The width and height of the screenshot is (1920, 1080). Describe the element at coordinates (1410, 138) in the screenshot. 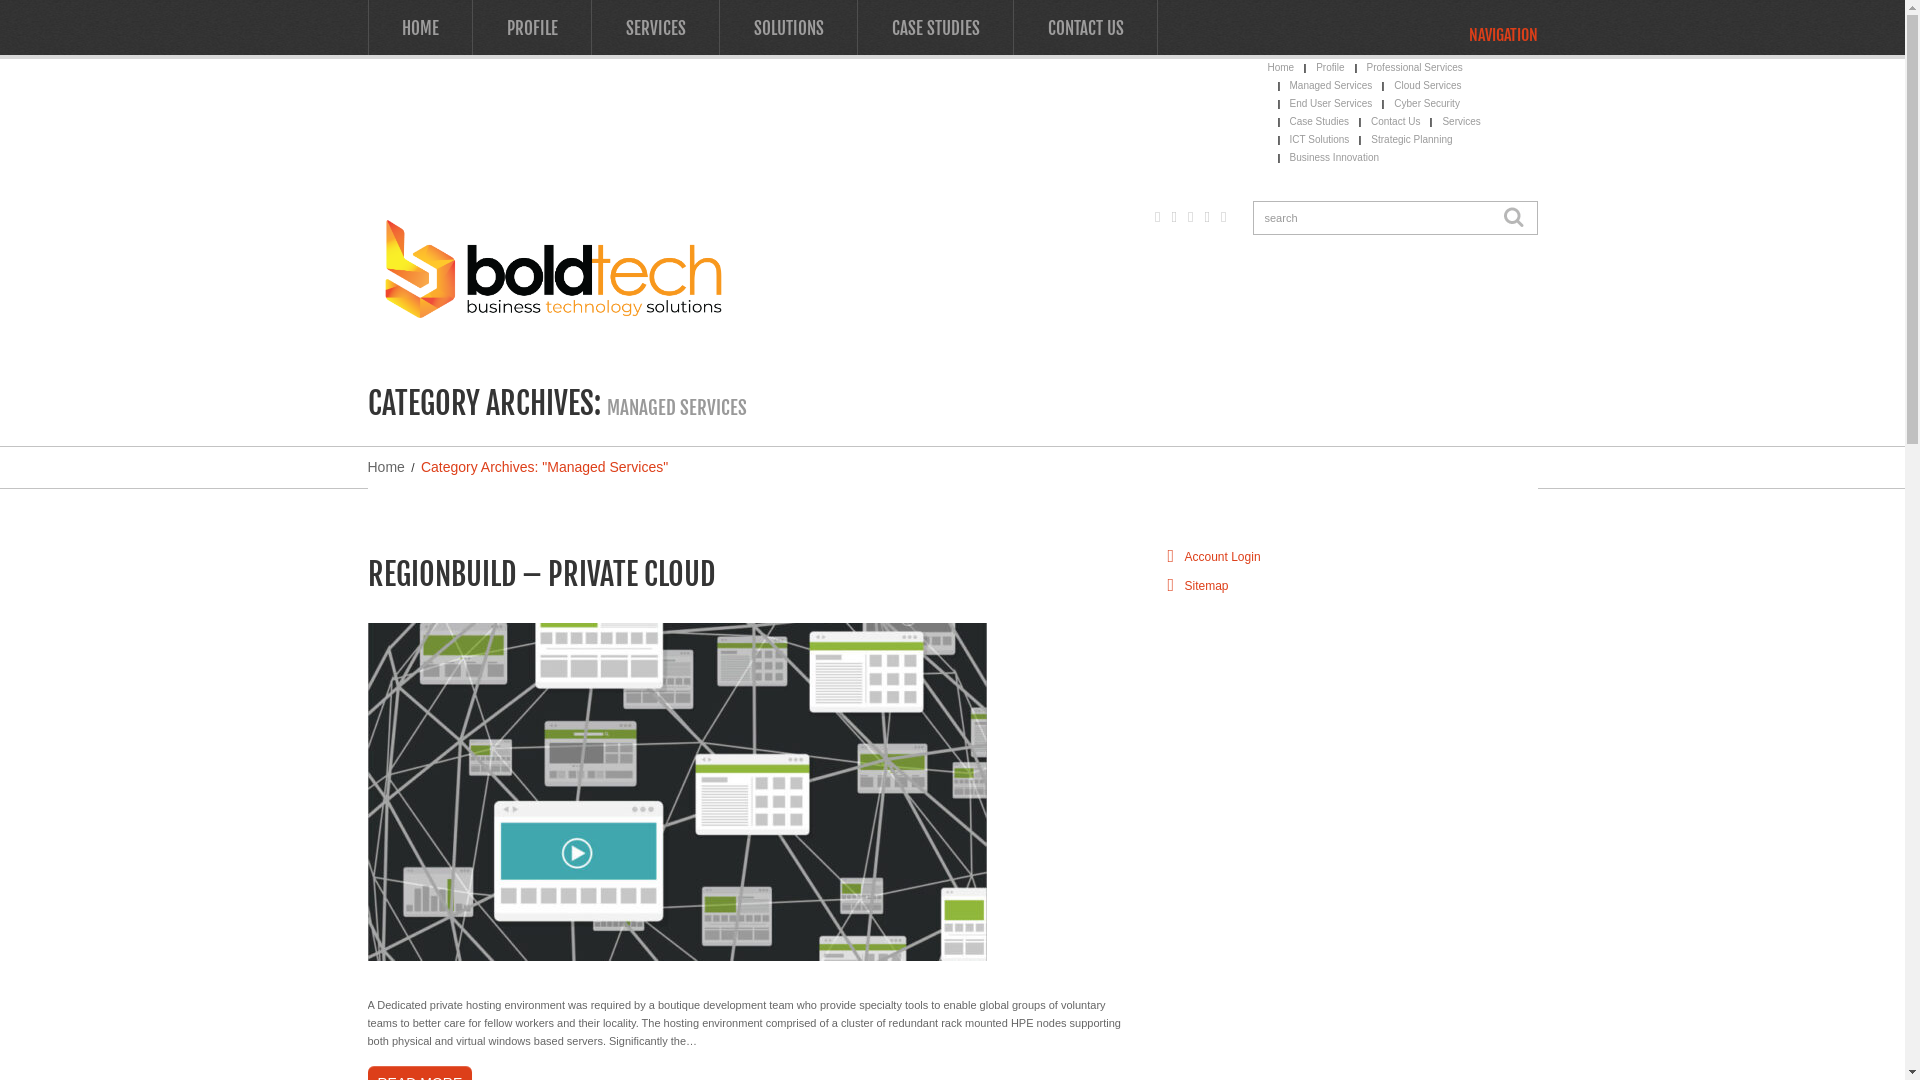

I see `'Strategic Planning'` at that location.